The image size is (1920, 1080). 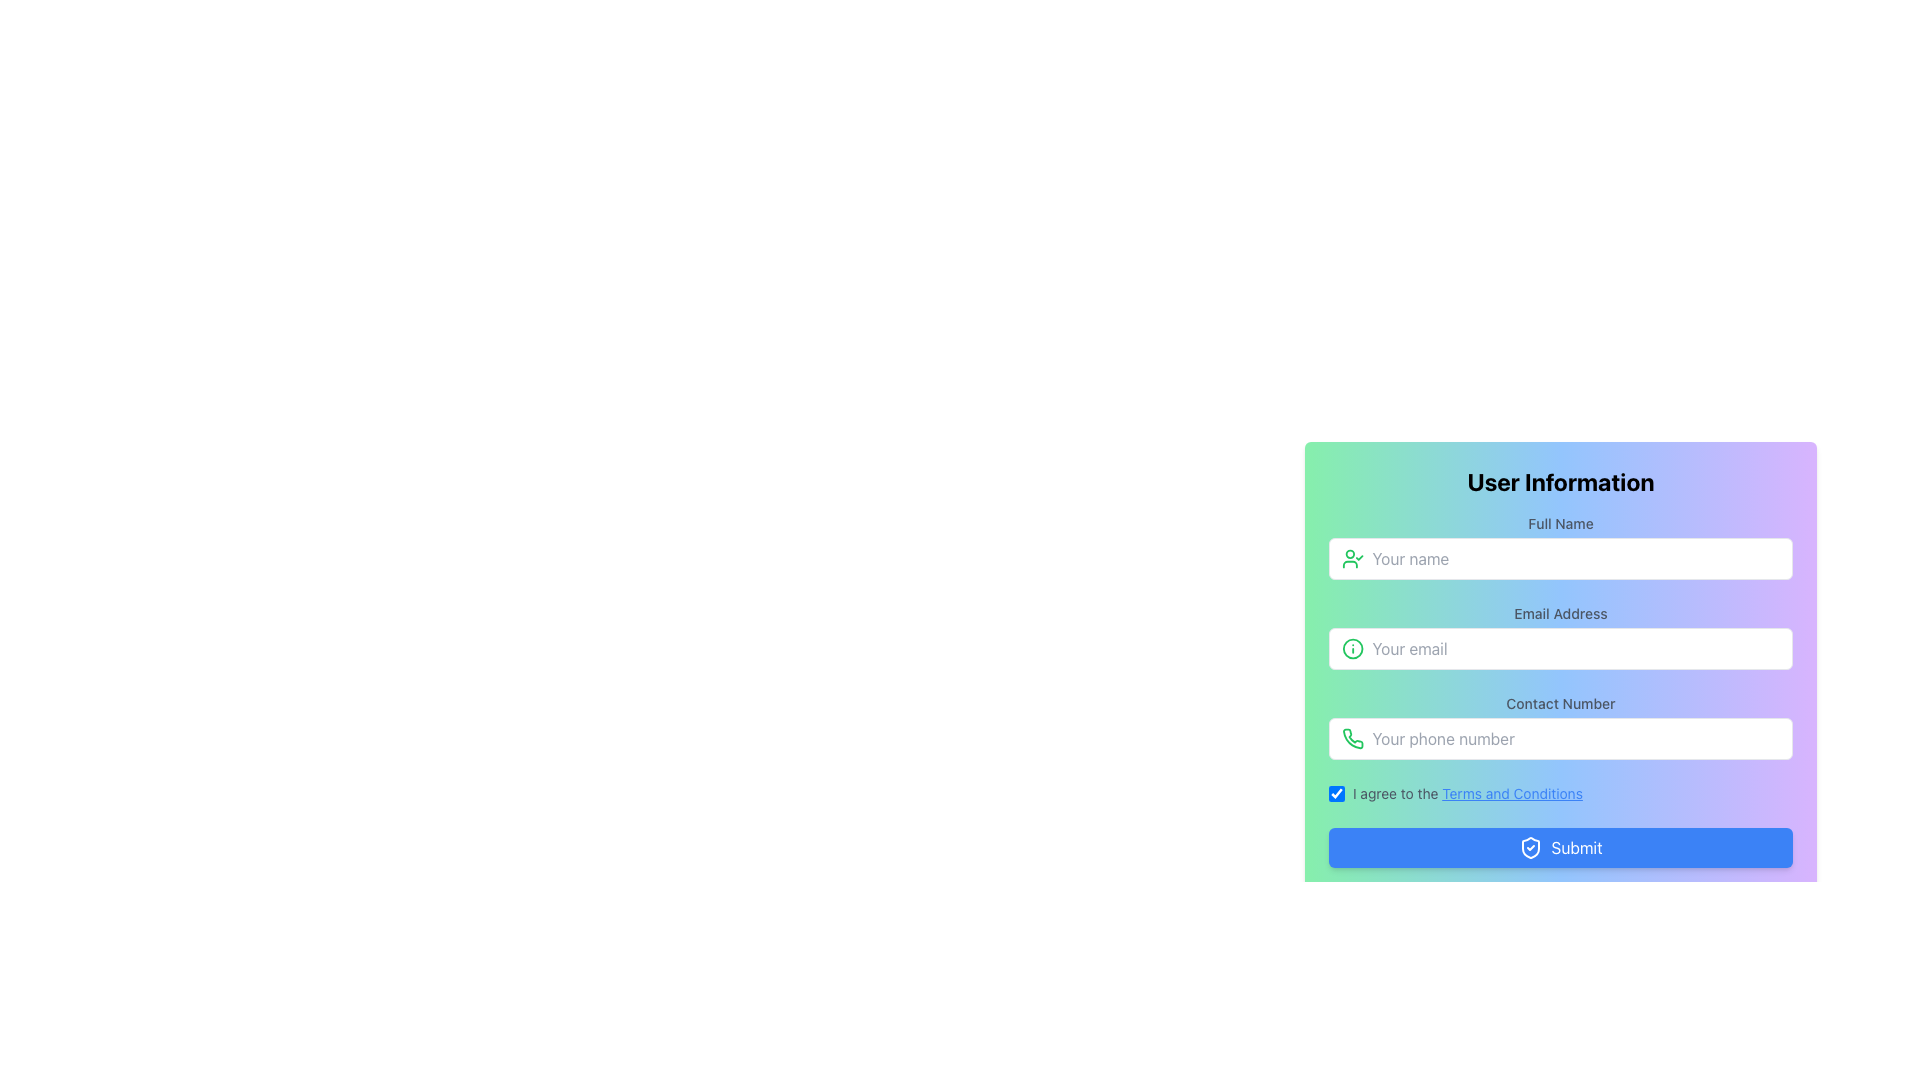 What do you see at coordinates (1530, 848) in the screenshot?
I see `the stylized shield icon embedded in the SVG component that is located at the center of the 'Submit' button` at bounding box center [1530, 848].